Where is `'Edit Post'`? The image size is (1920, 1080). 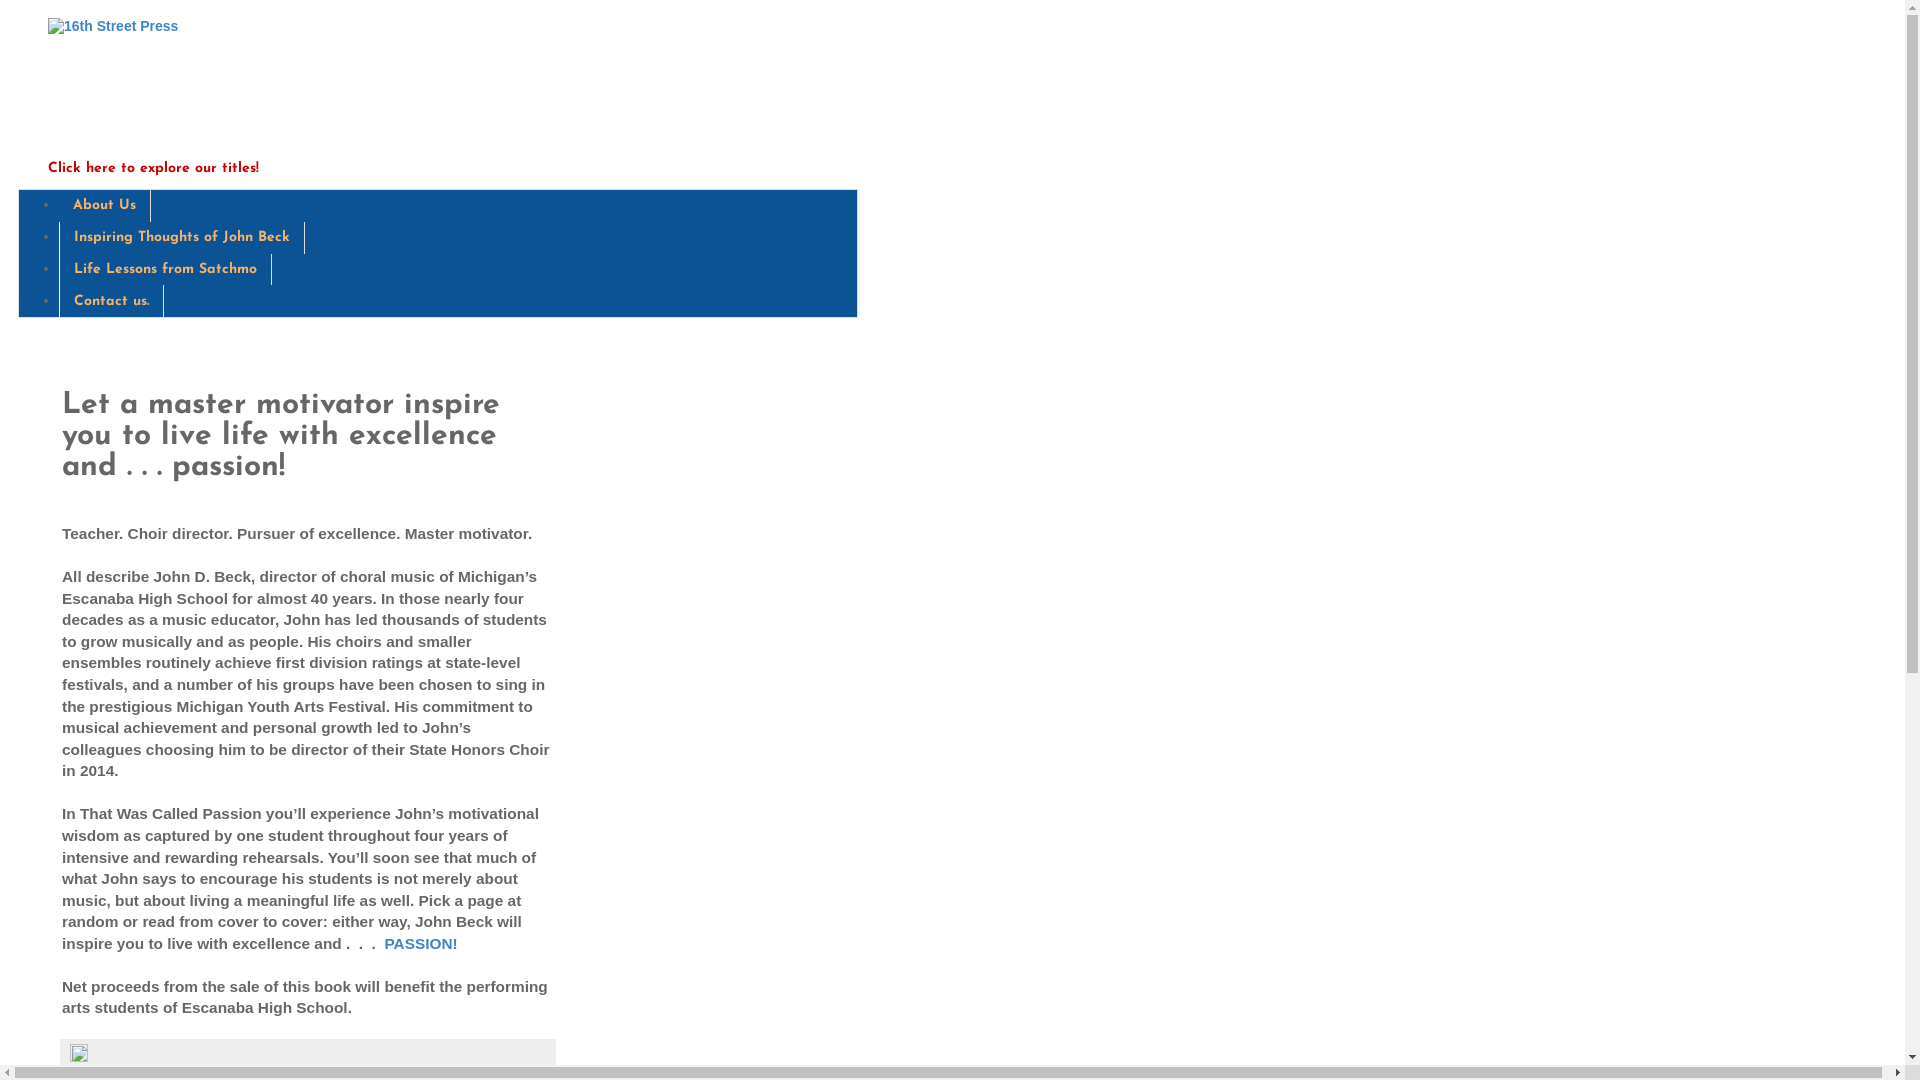 'Edit Post' is located at coordinates (78, 1056).